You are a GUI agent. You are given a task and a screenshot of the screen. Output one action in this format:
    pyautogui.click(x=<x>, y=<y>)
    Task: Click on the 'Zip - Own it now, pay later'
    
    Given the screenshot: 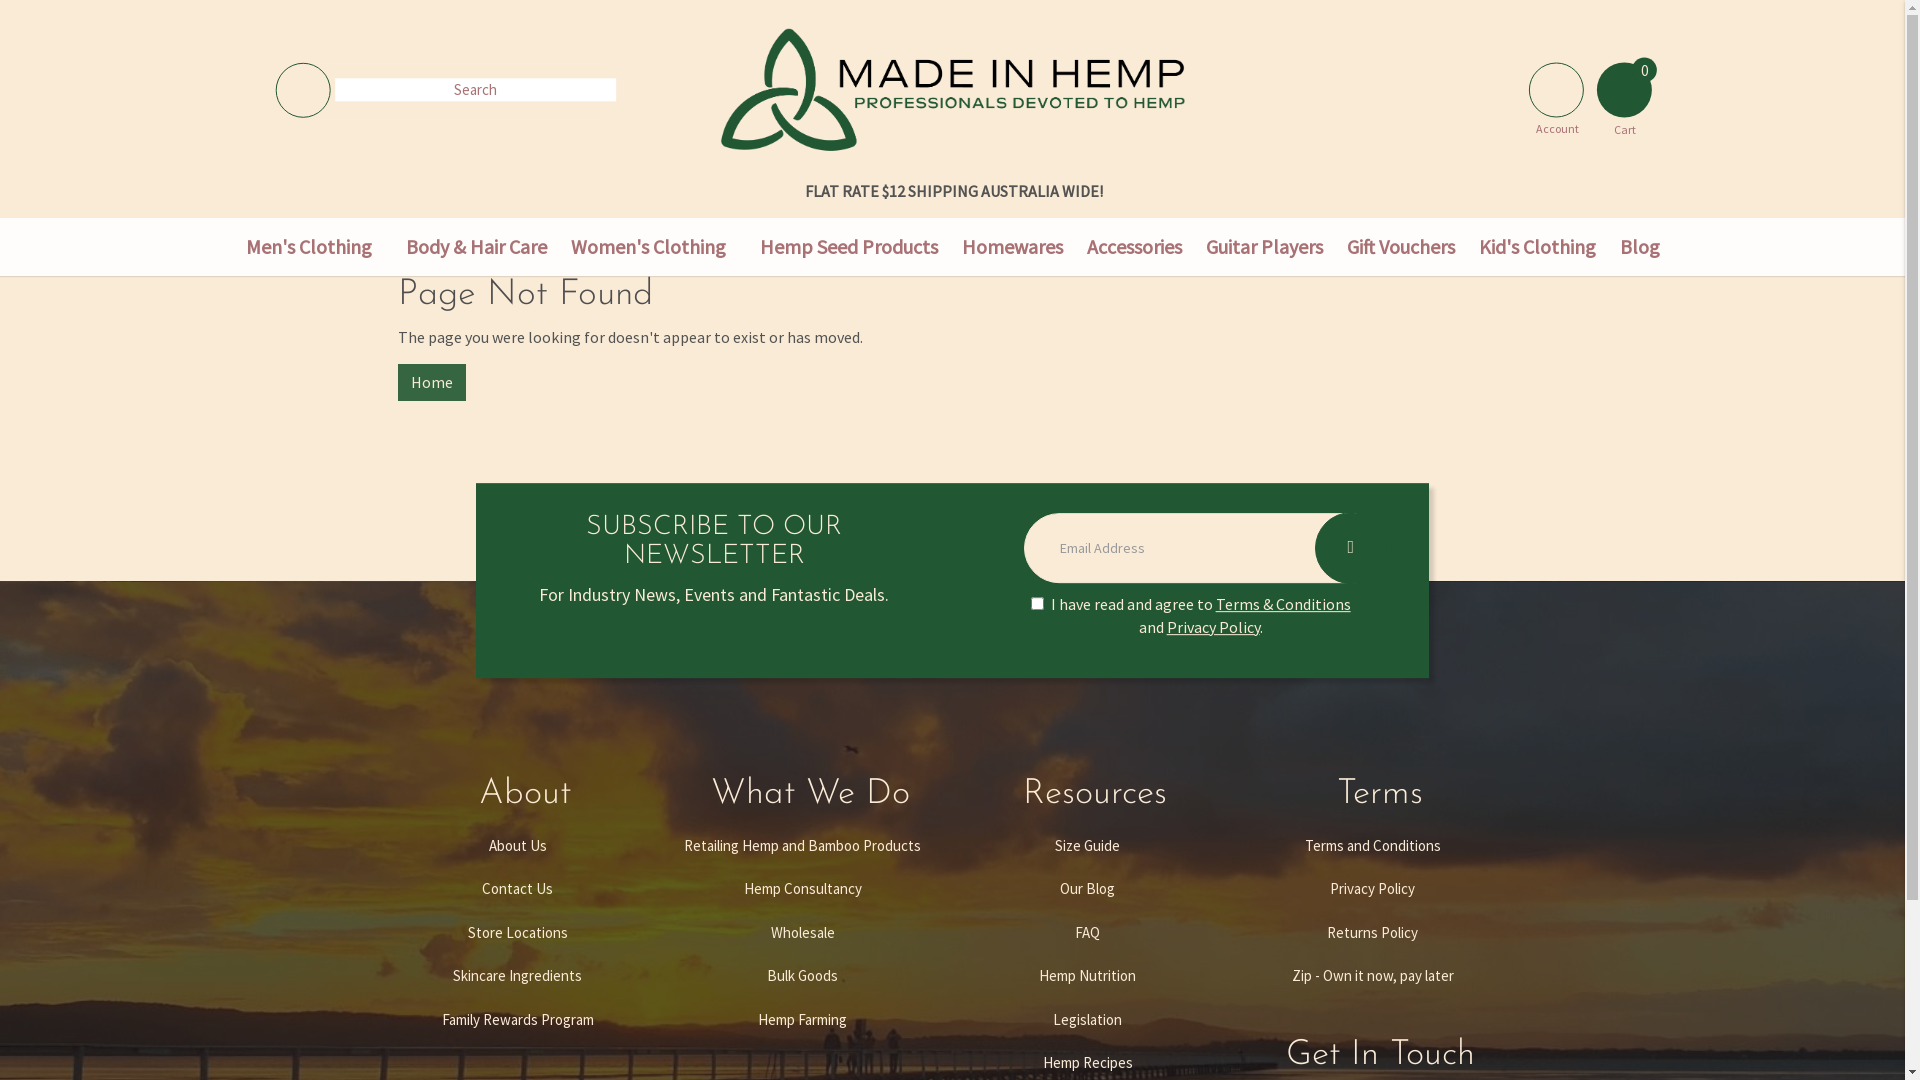 What is the action you would take?
    pyautogui.click(x=1371, y=974)
    